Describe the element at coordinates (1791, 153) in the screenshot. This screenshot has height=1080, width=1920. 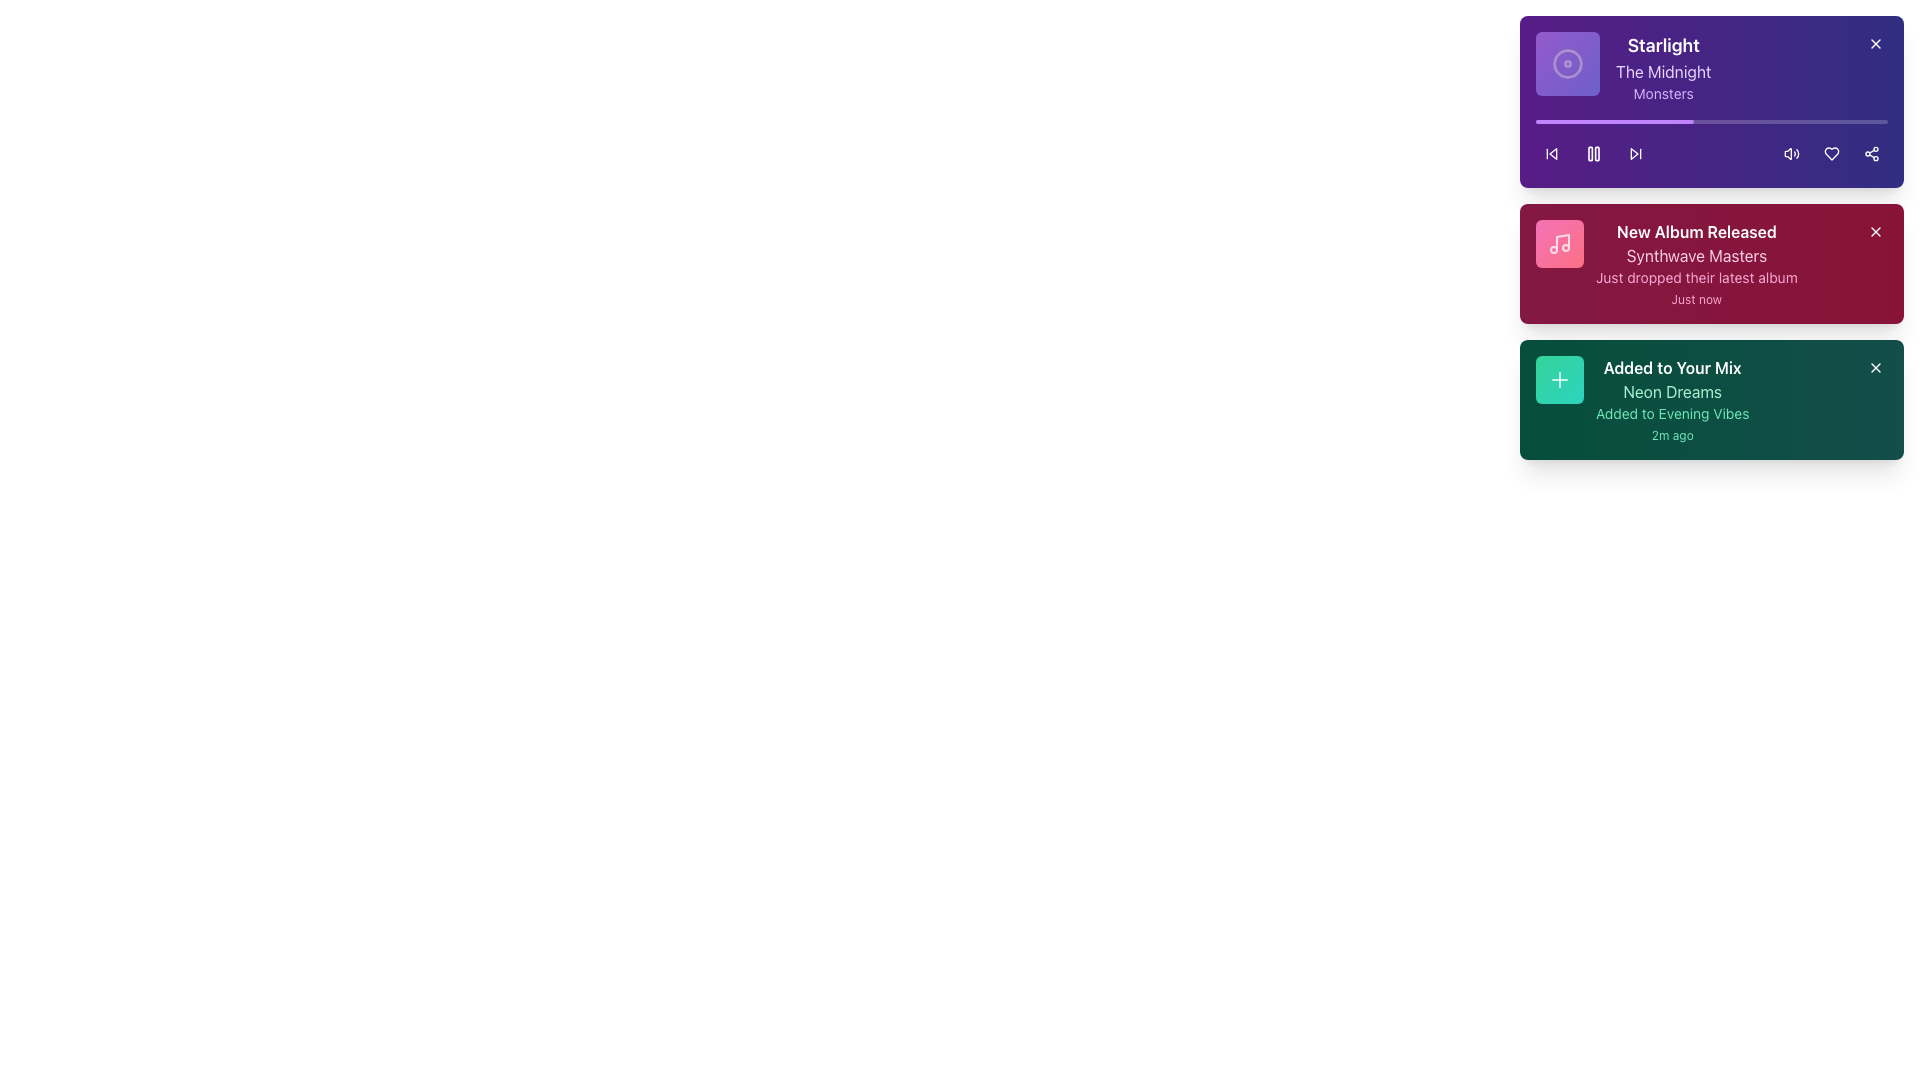
I see `the leftmost circular button for audio control located at the bottom-right corner of the 'Starlight' card by 'The Midnight'` at that location.